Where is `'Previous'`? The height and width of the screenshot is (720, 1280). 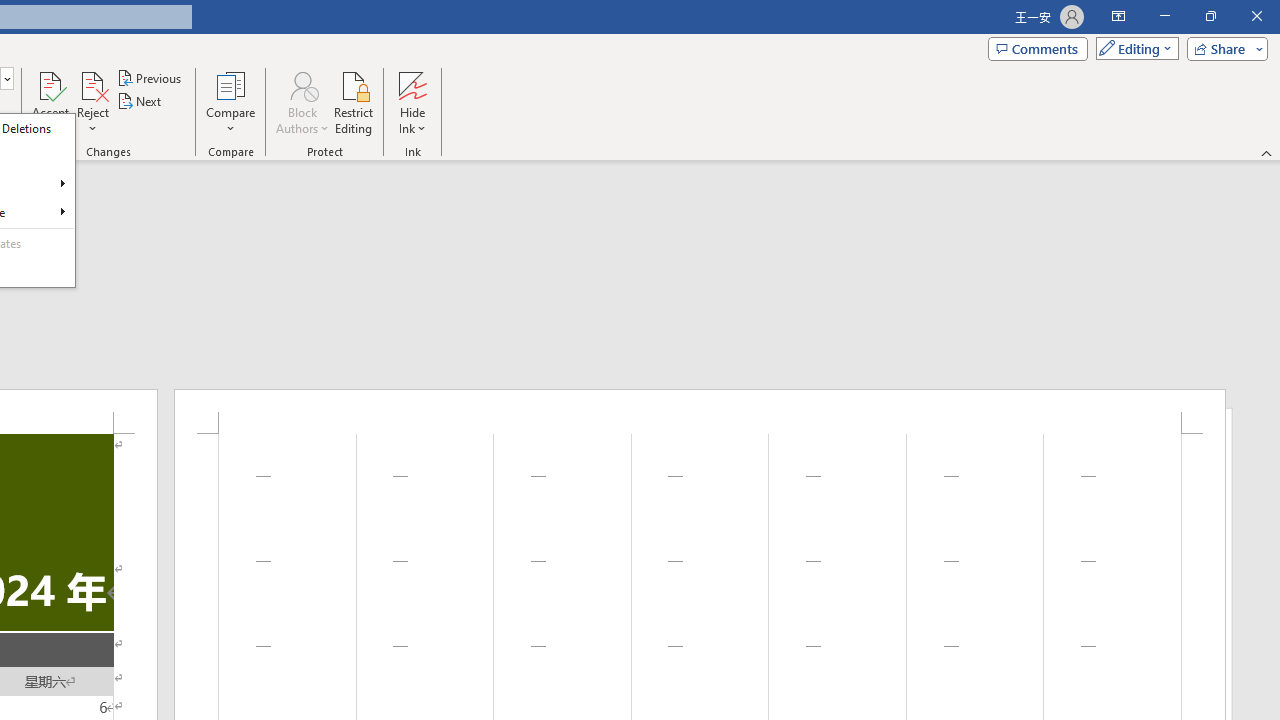 'Previous' is located at coordinates (150, 77).